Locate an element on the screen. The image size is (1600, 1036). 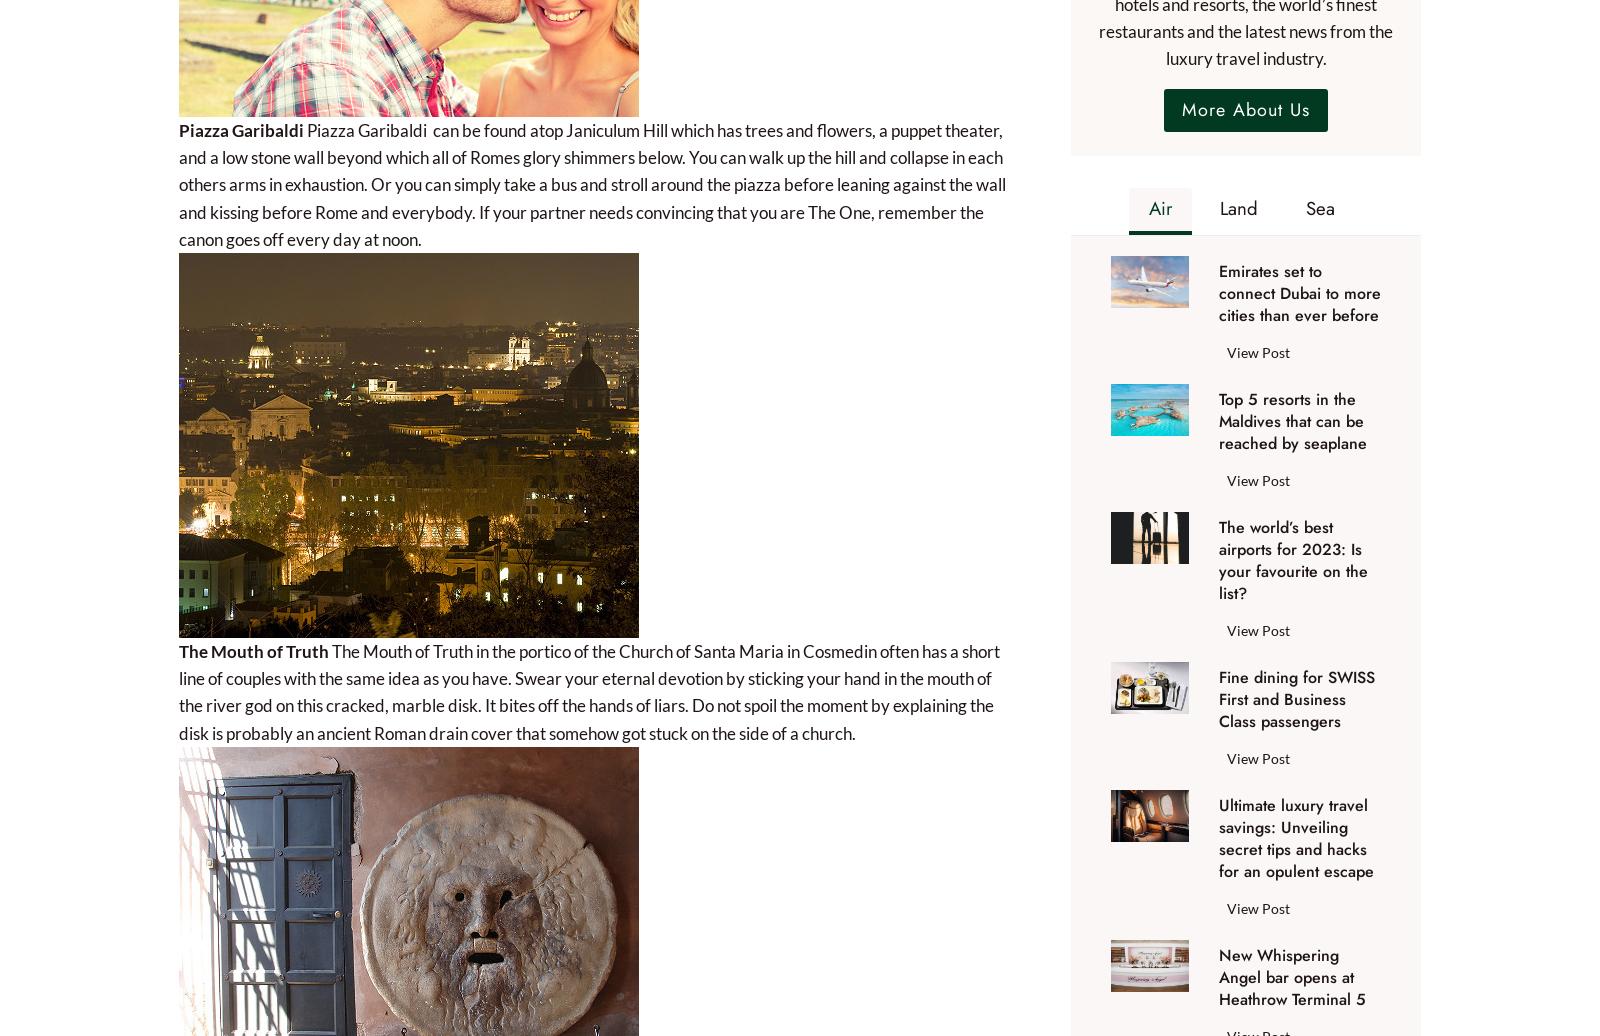
'The Mouth of Truth' is located at coordinates (254, 651).